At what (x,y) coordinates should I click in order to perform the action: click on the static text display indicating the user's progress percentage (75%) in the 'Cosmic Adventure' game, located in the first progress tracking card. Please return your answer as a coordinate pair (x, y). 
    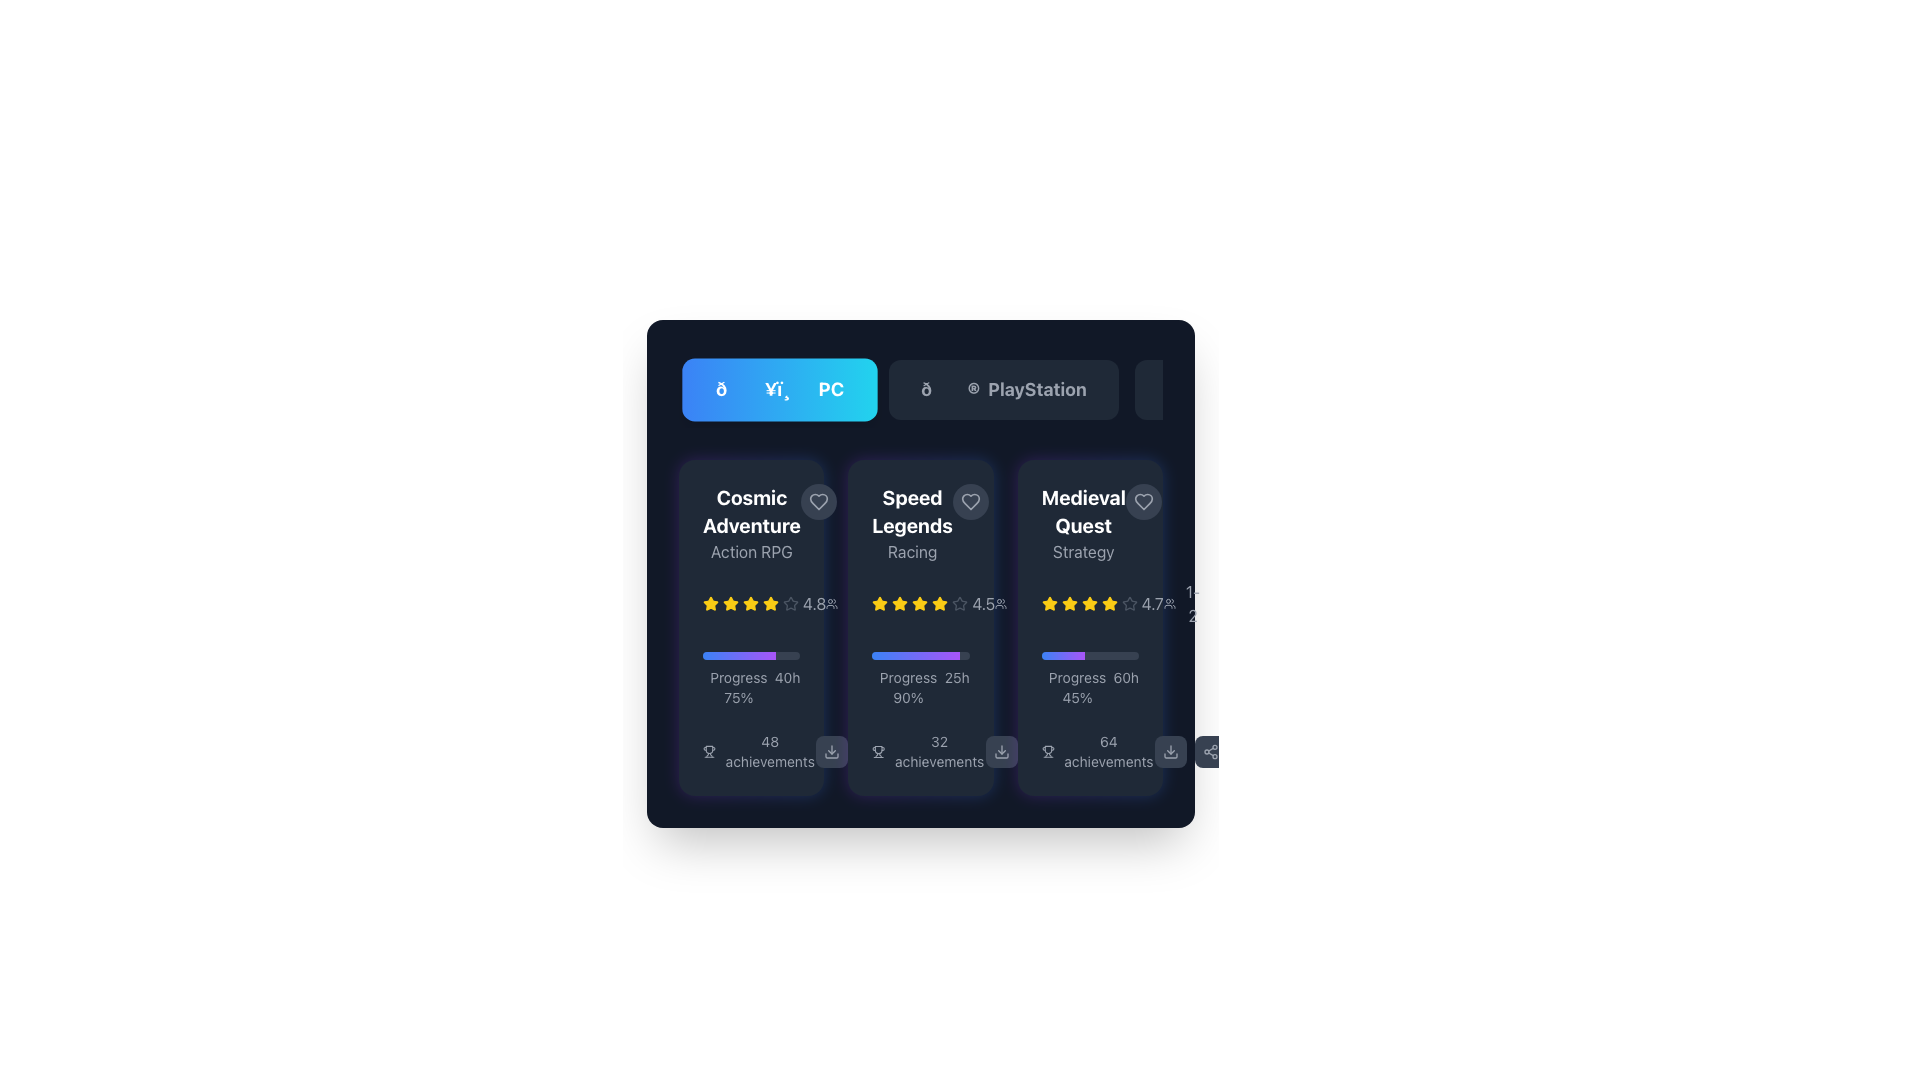
    Looking at the image, I should click on (737, 686).